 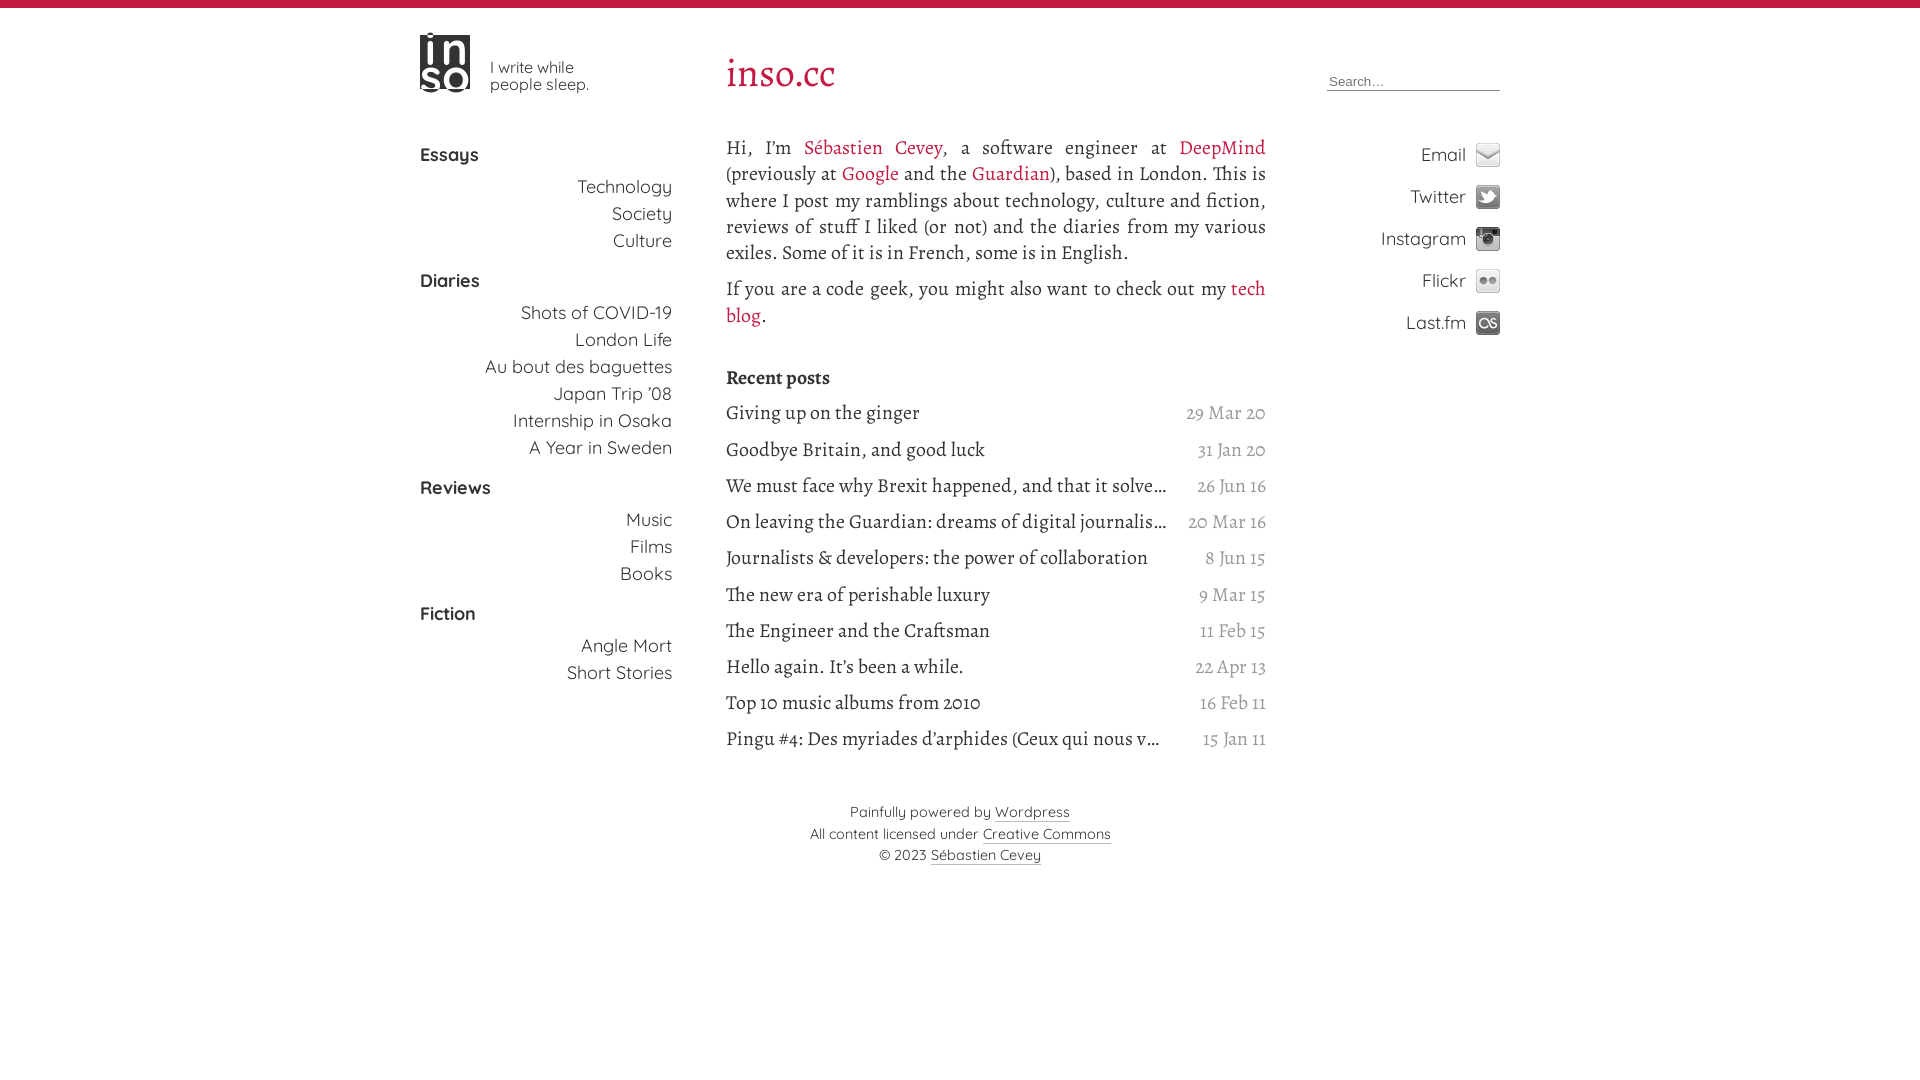 I want to click on 'Wordpress', so click(x=1032, y=812).